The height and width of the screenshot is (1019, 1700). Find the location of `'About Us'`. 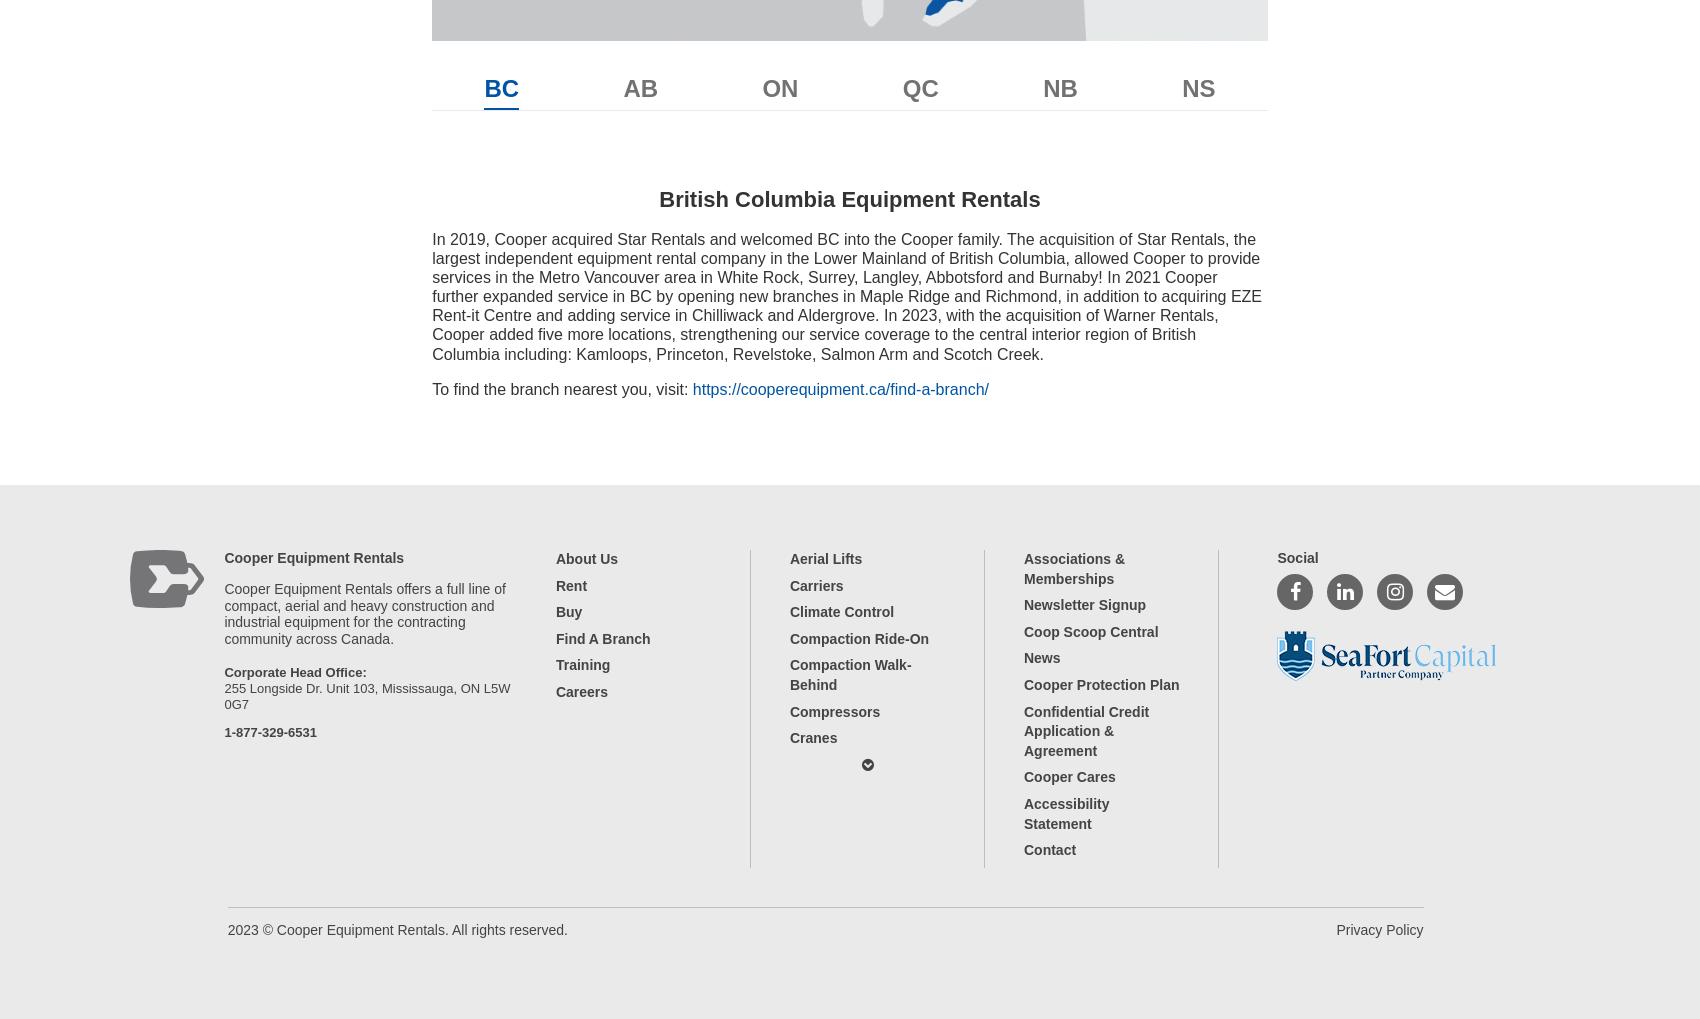

'About Us' is located at coordinates (585, 558).